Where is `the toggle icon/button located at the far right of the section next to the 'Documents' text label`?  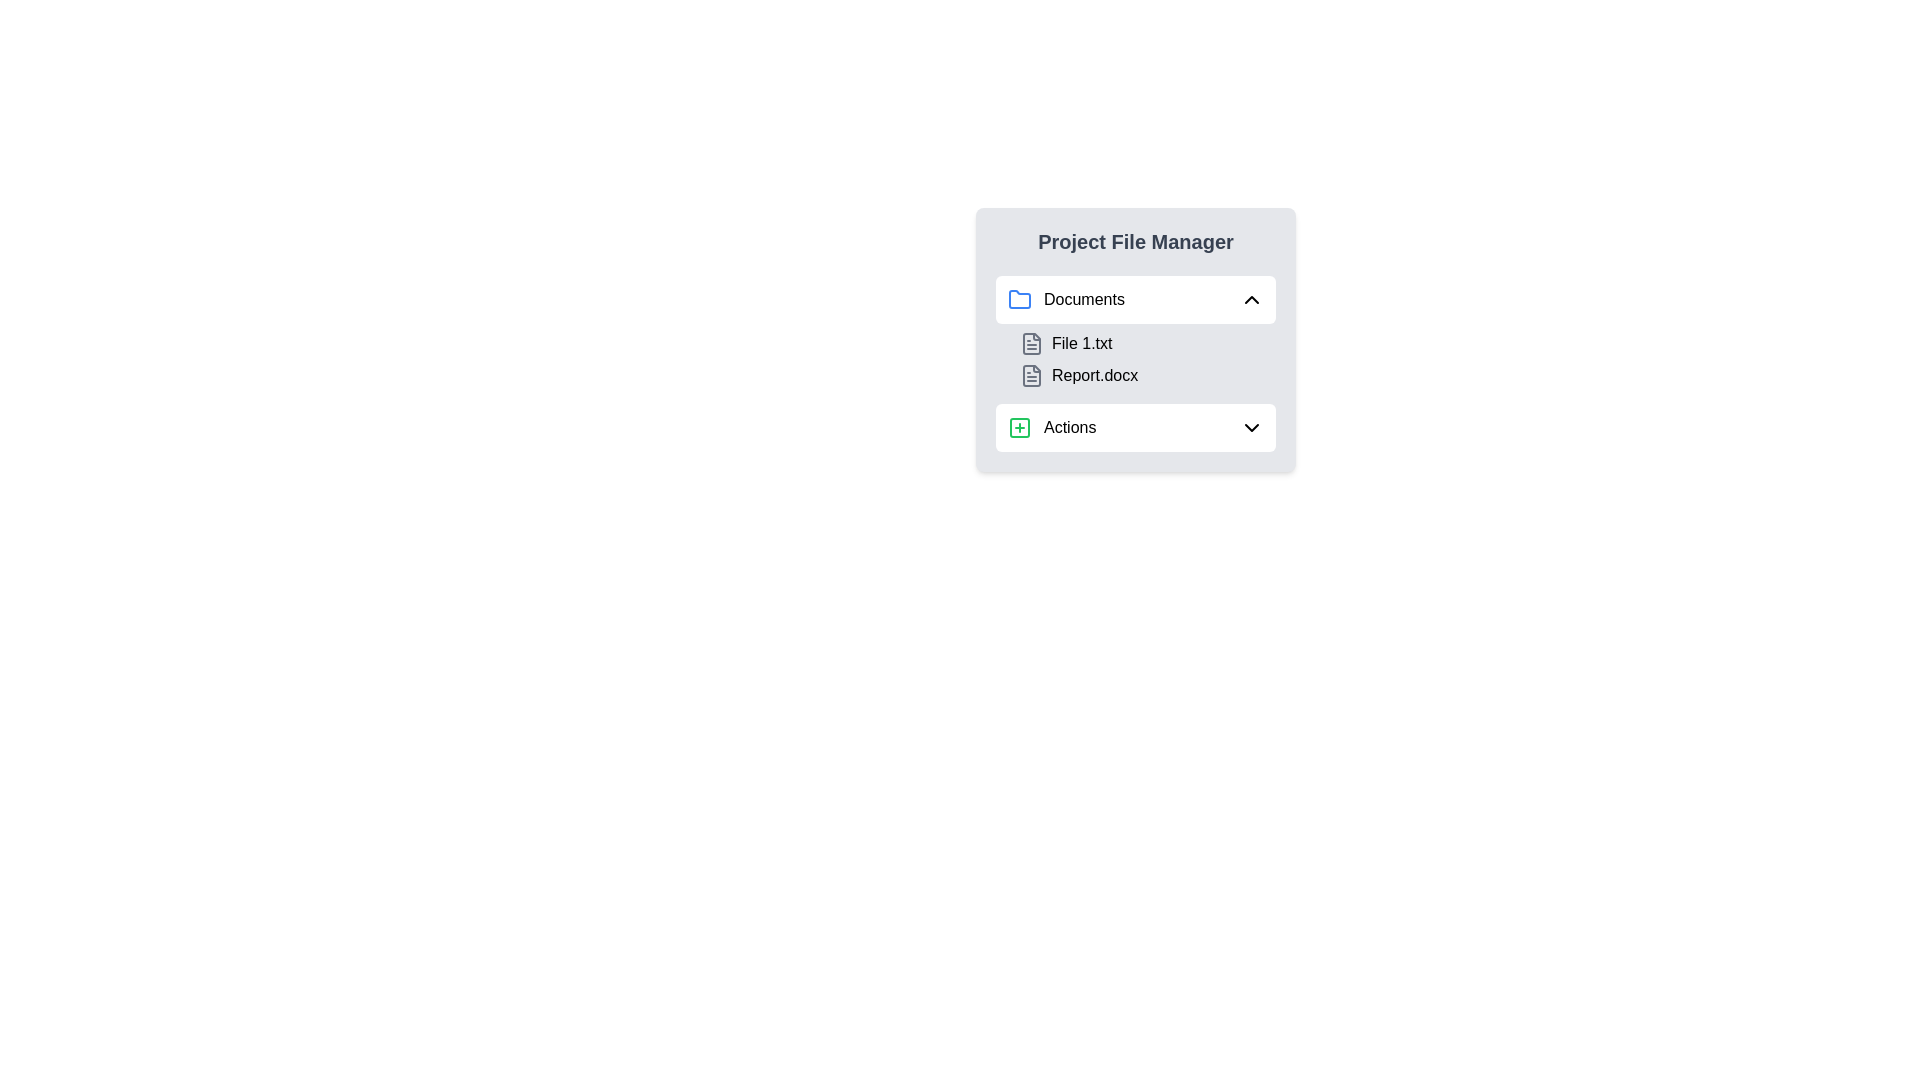 the toggle icon/button located at the far right of the section next to the 'Documents' text label is located at coordinates (1251, 300).